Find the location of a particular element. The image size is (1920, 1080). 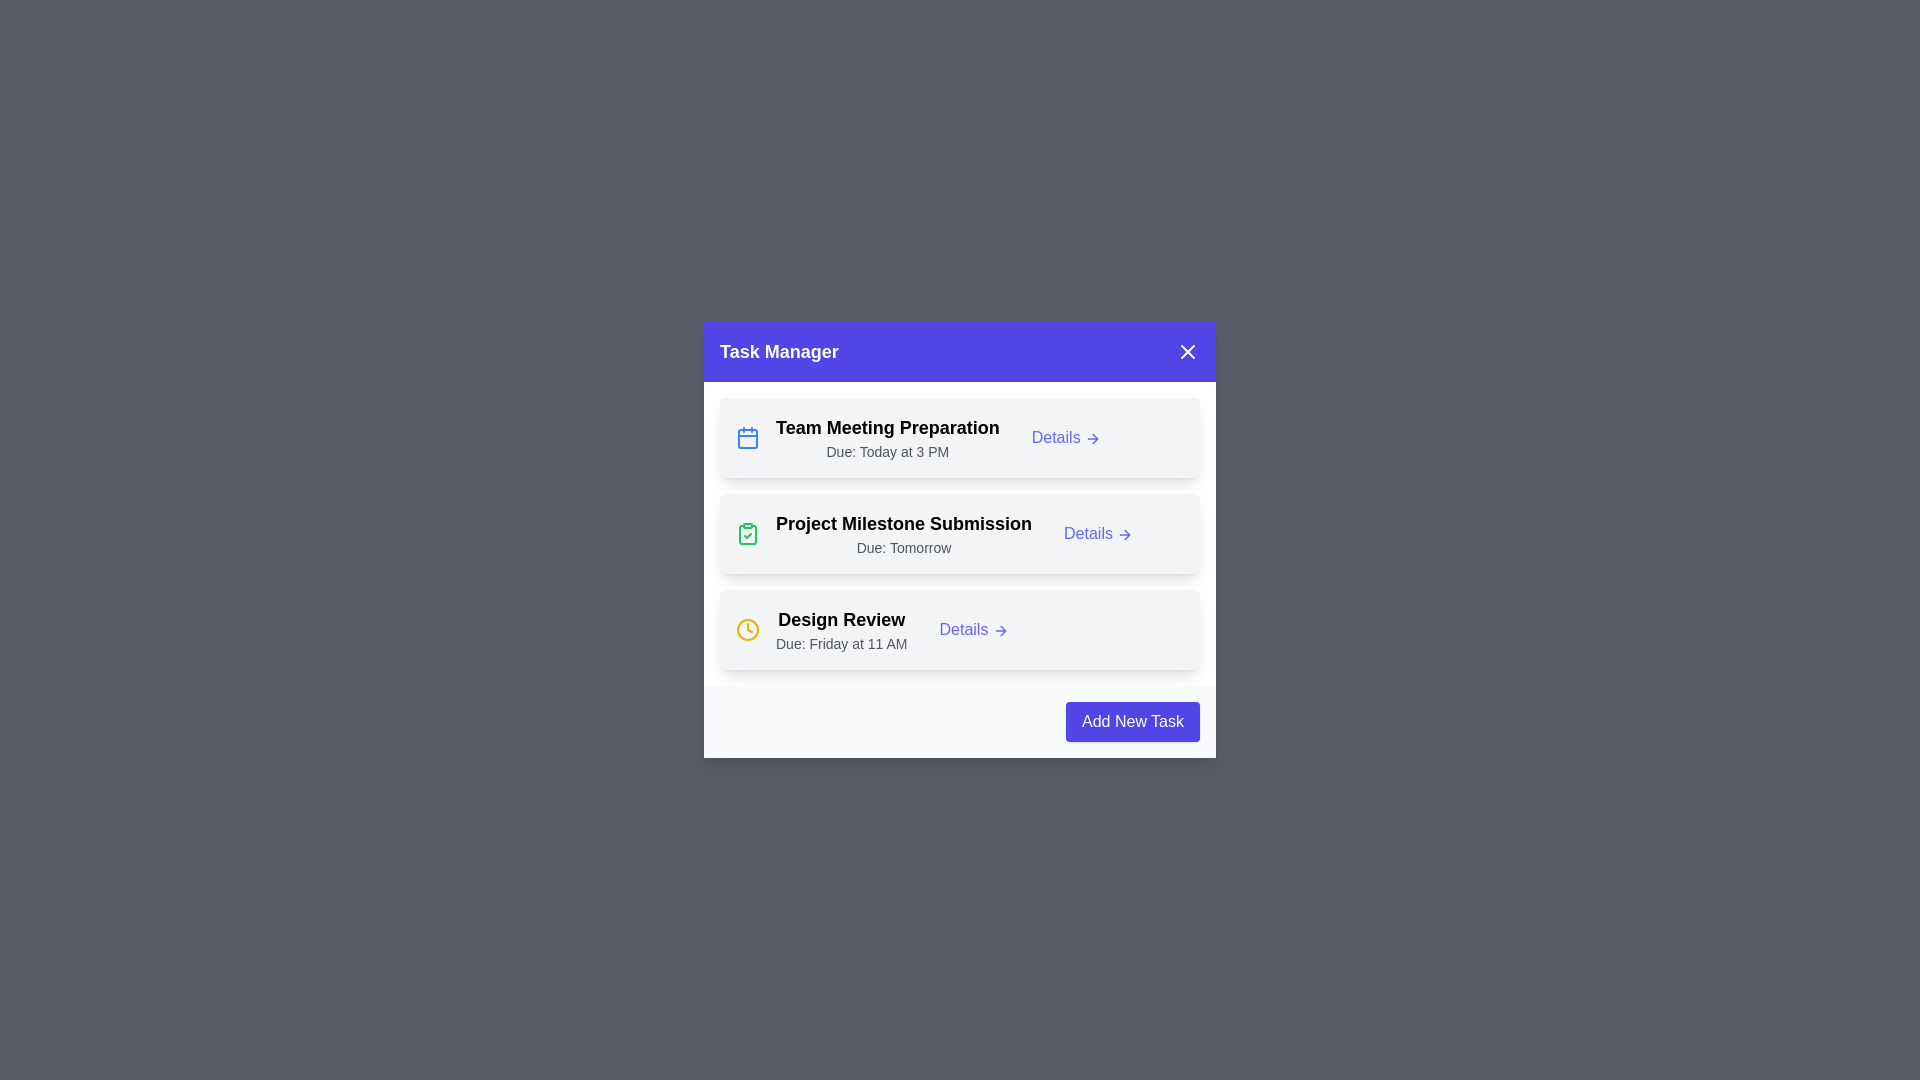

the status icon for the 'Project Milestone Submission' task is located at coordinates (747, 532).